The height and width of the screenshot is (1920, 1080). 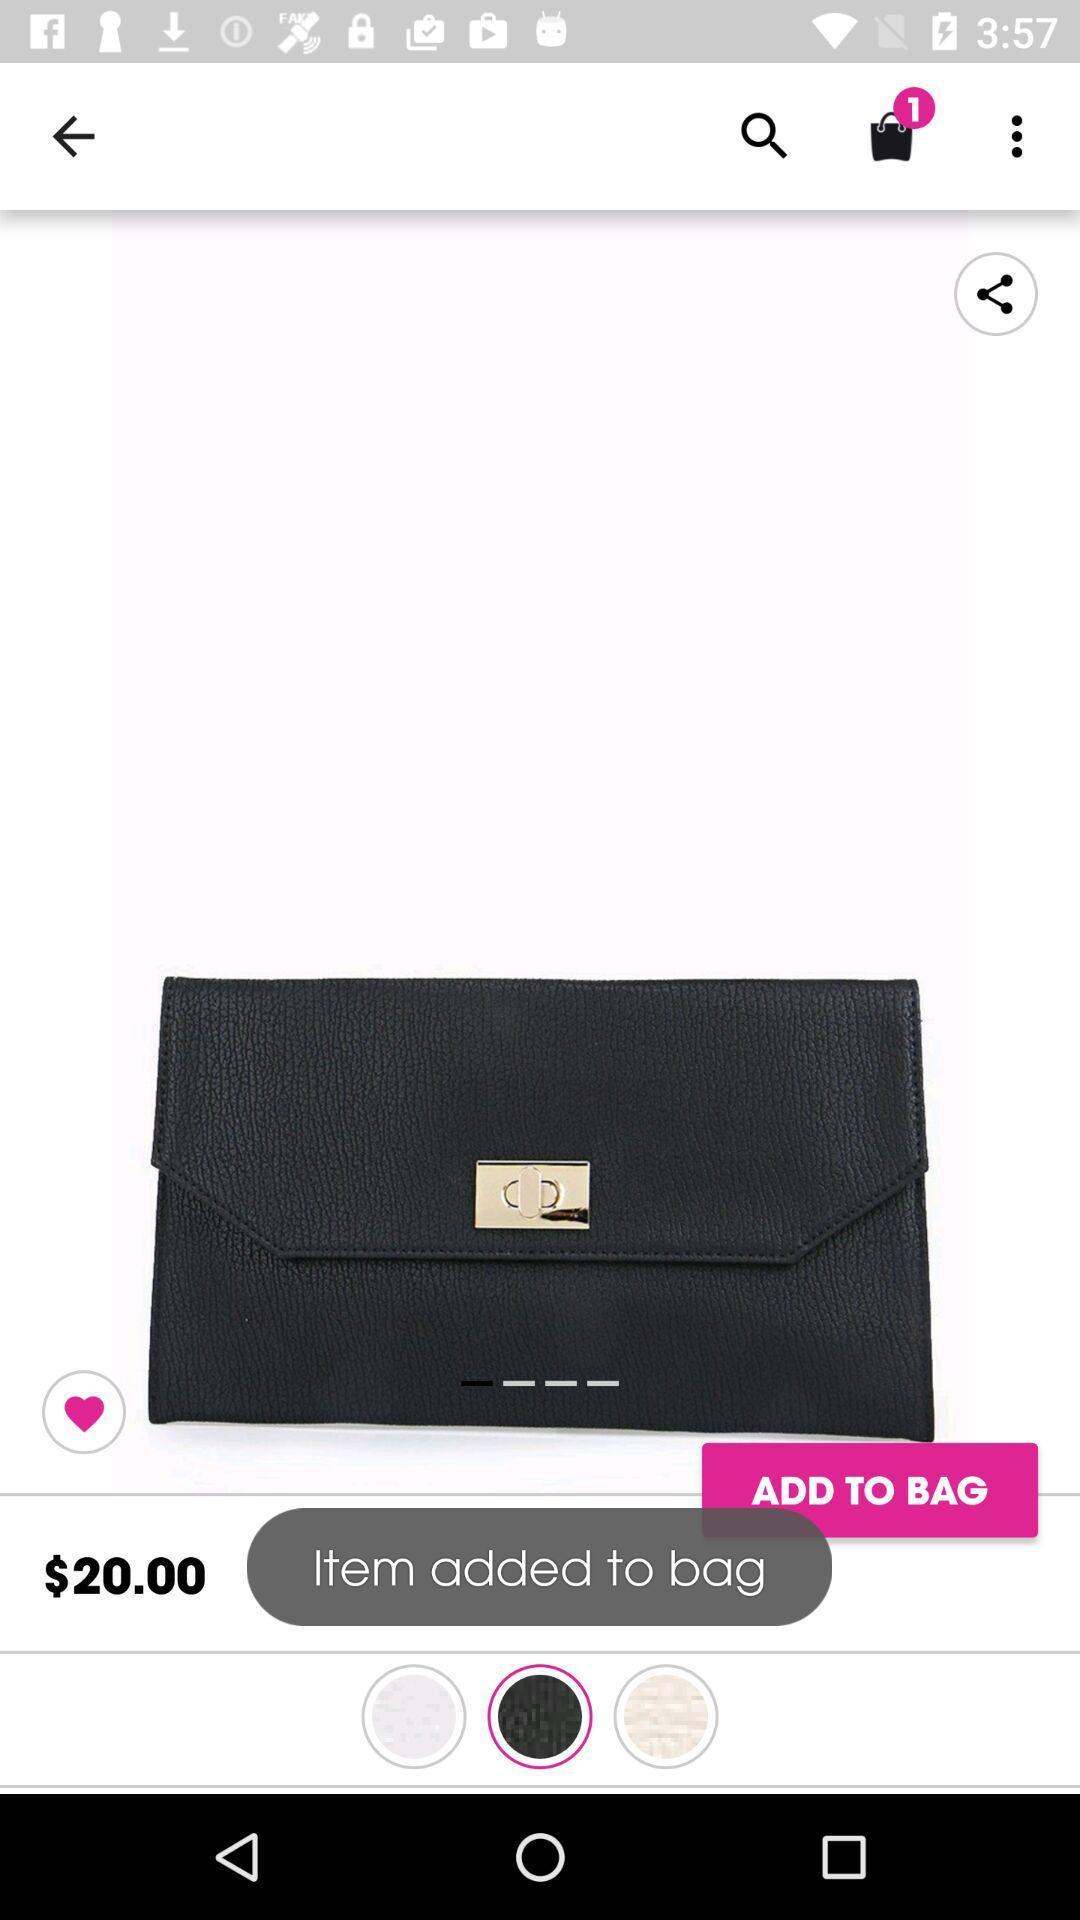 What do you see at coordinates (995, 292) in the screenshot?
I see `share the article` at bounding box center [995, 292].